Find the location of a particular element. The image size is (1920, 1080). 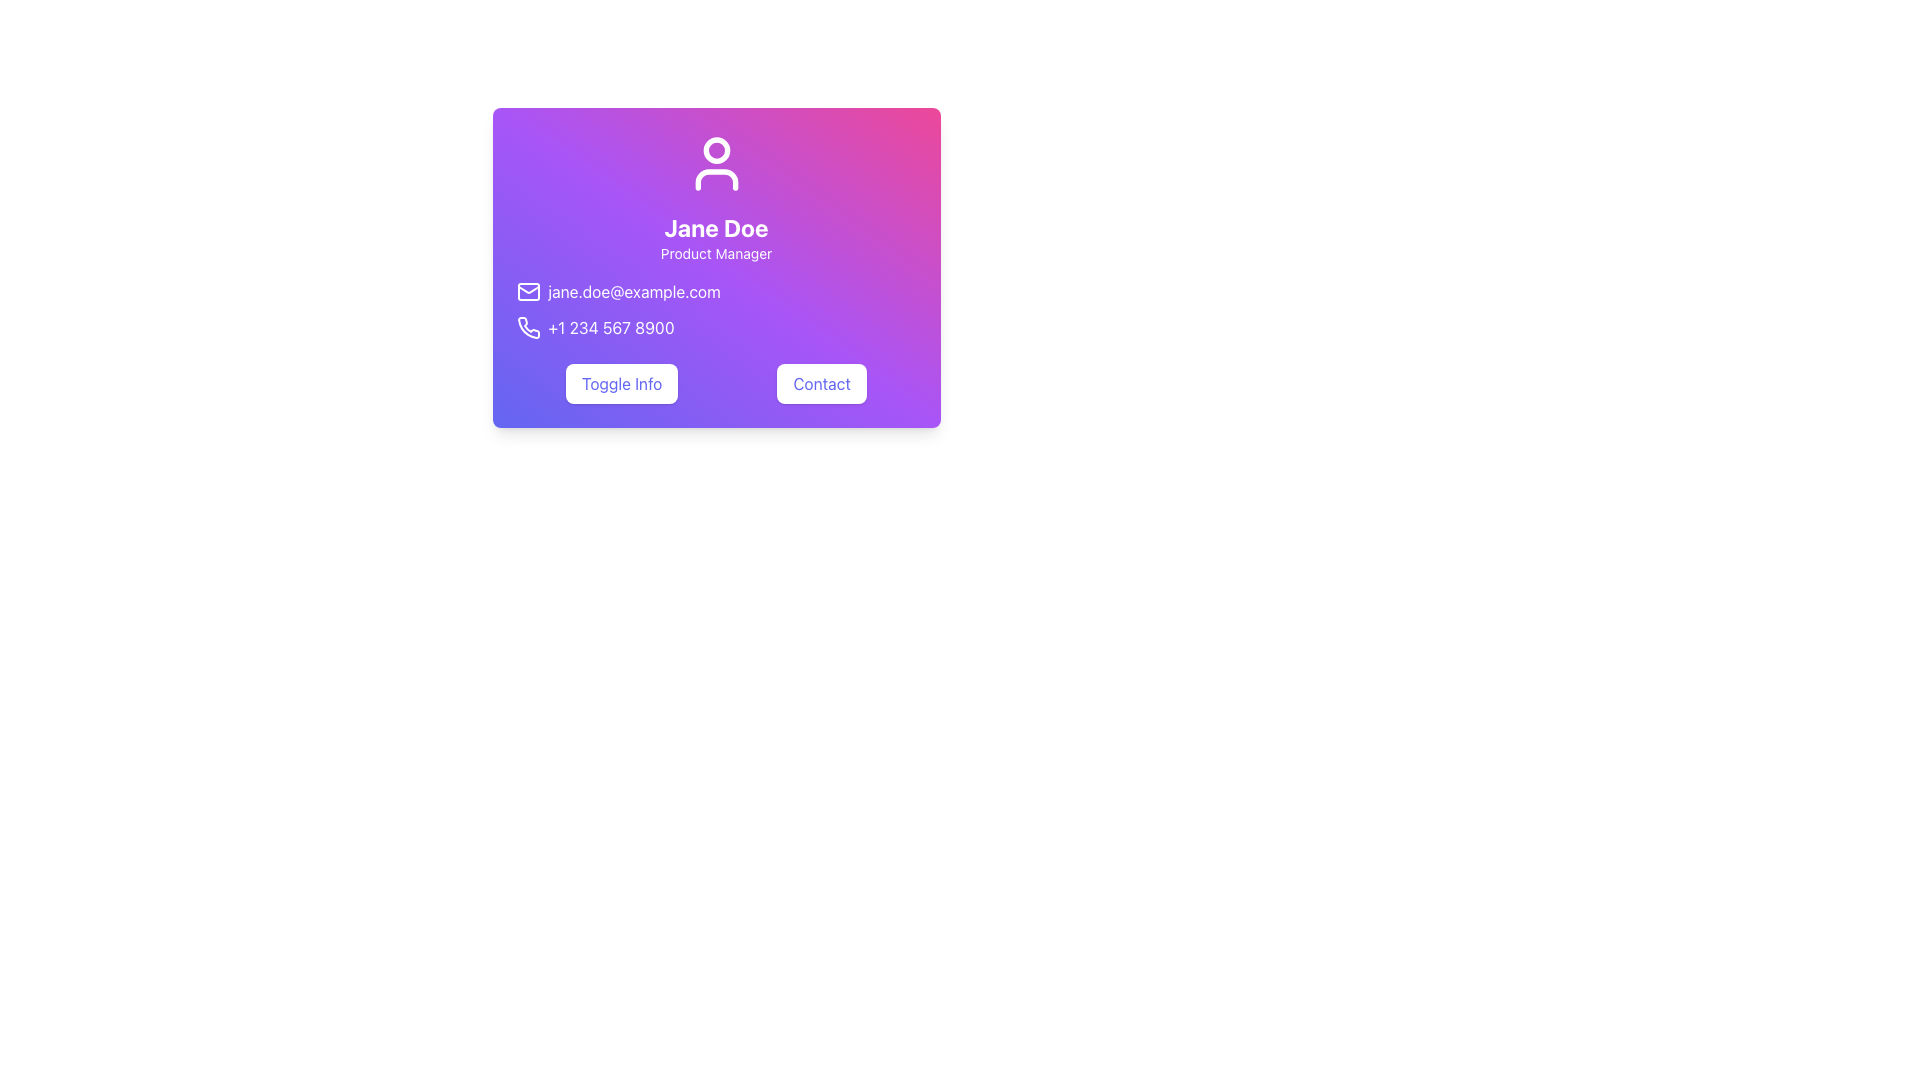

the purple envelope icon representing email, which is located beside the email address 'jane.doe@example.com' is located at coordinates (528, 292).